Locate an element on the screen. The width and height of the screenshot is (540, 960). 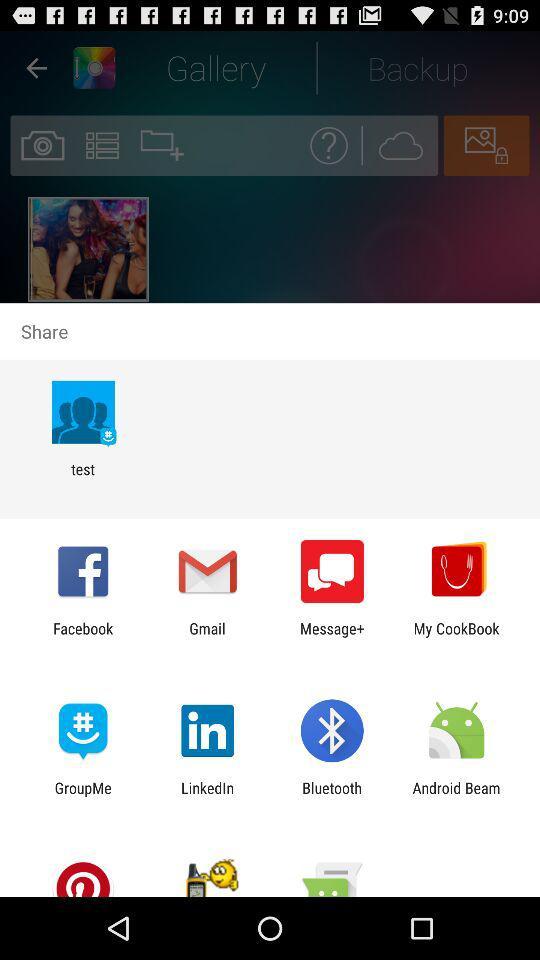
app next to my cookbook app is located at coordinates (332, 636).